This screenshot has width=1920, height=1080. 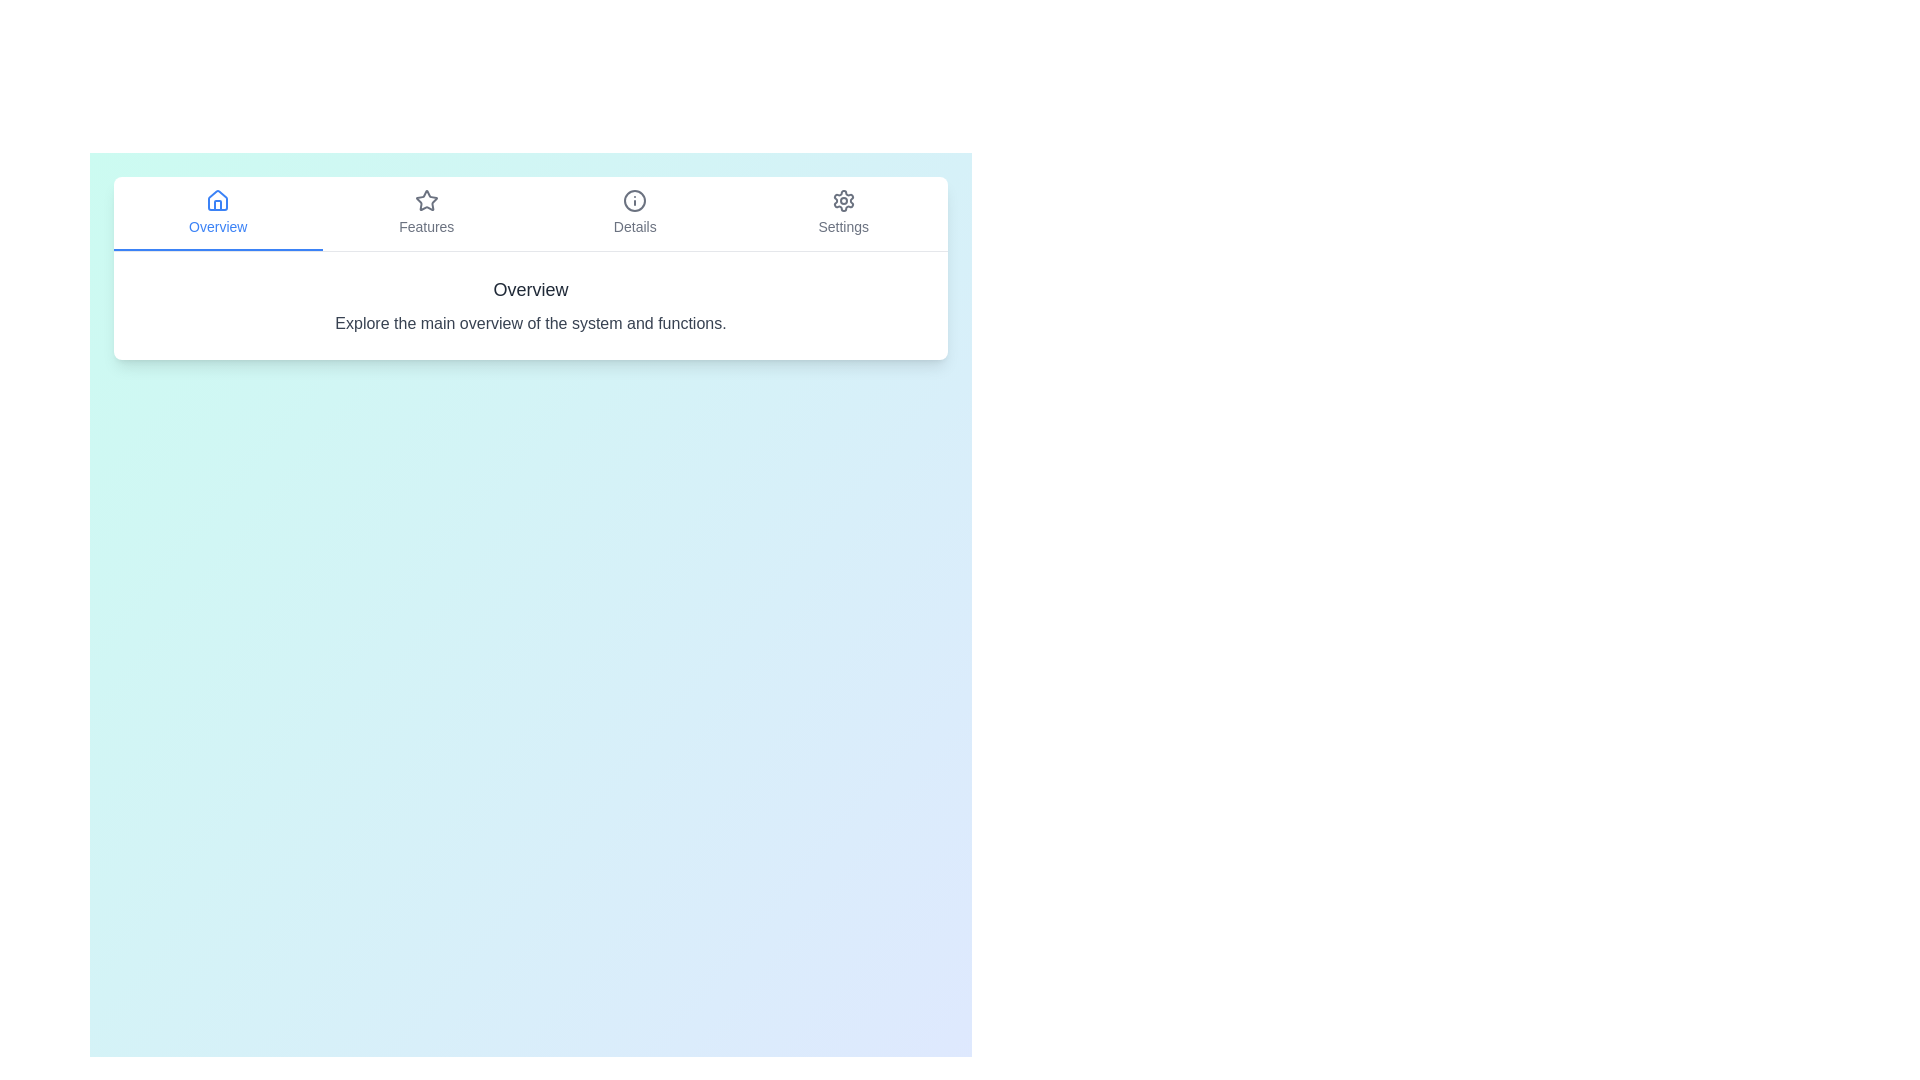 What do you see at coordinates (843, 213) in the screenshot?
I see `the Settings tab to examine its layout and content` at bounding box center [843, 213].